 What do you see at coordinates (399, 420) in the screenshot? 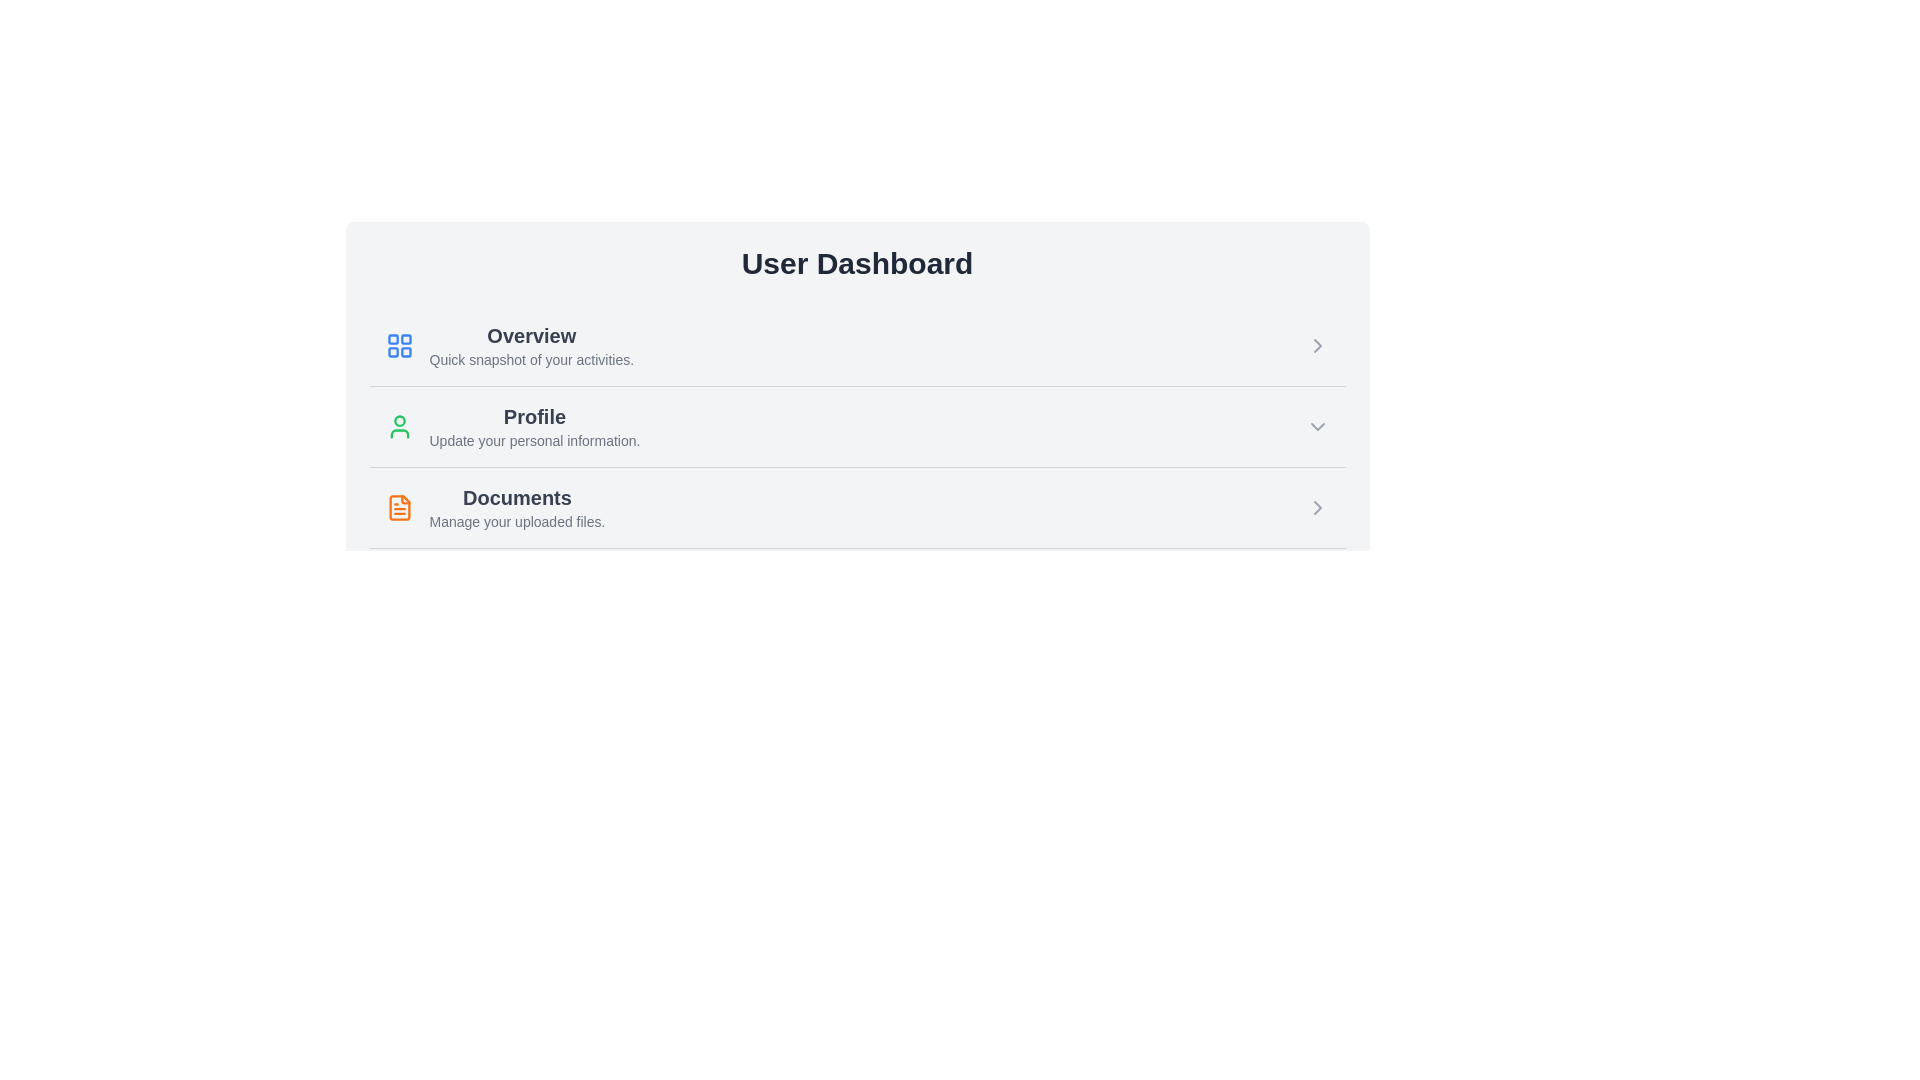
I see `the user's profile icon, which is a green circular icon representing the user's profile picture located in the profile row on the dashboard` at bounding box center [399, 420].